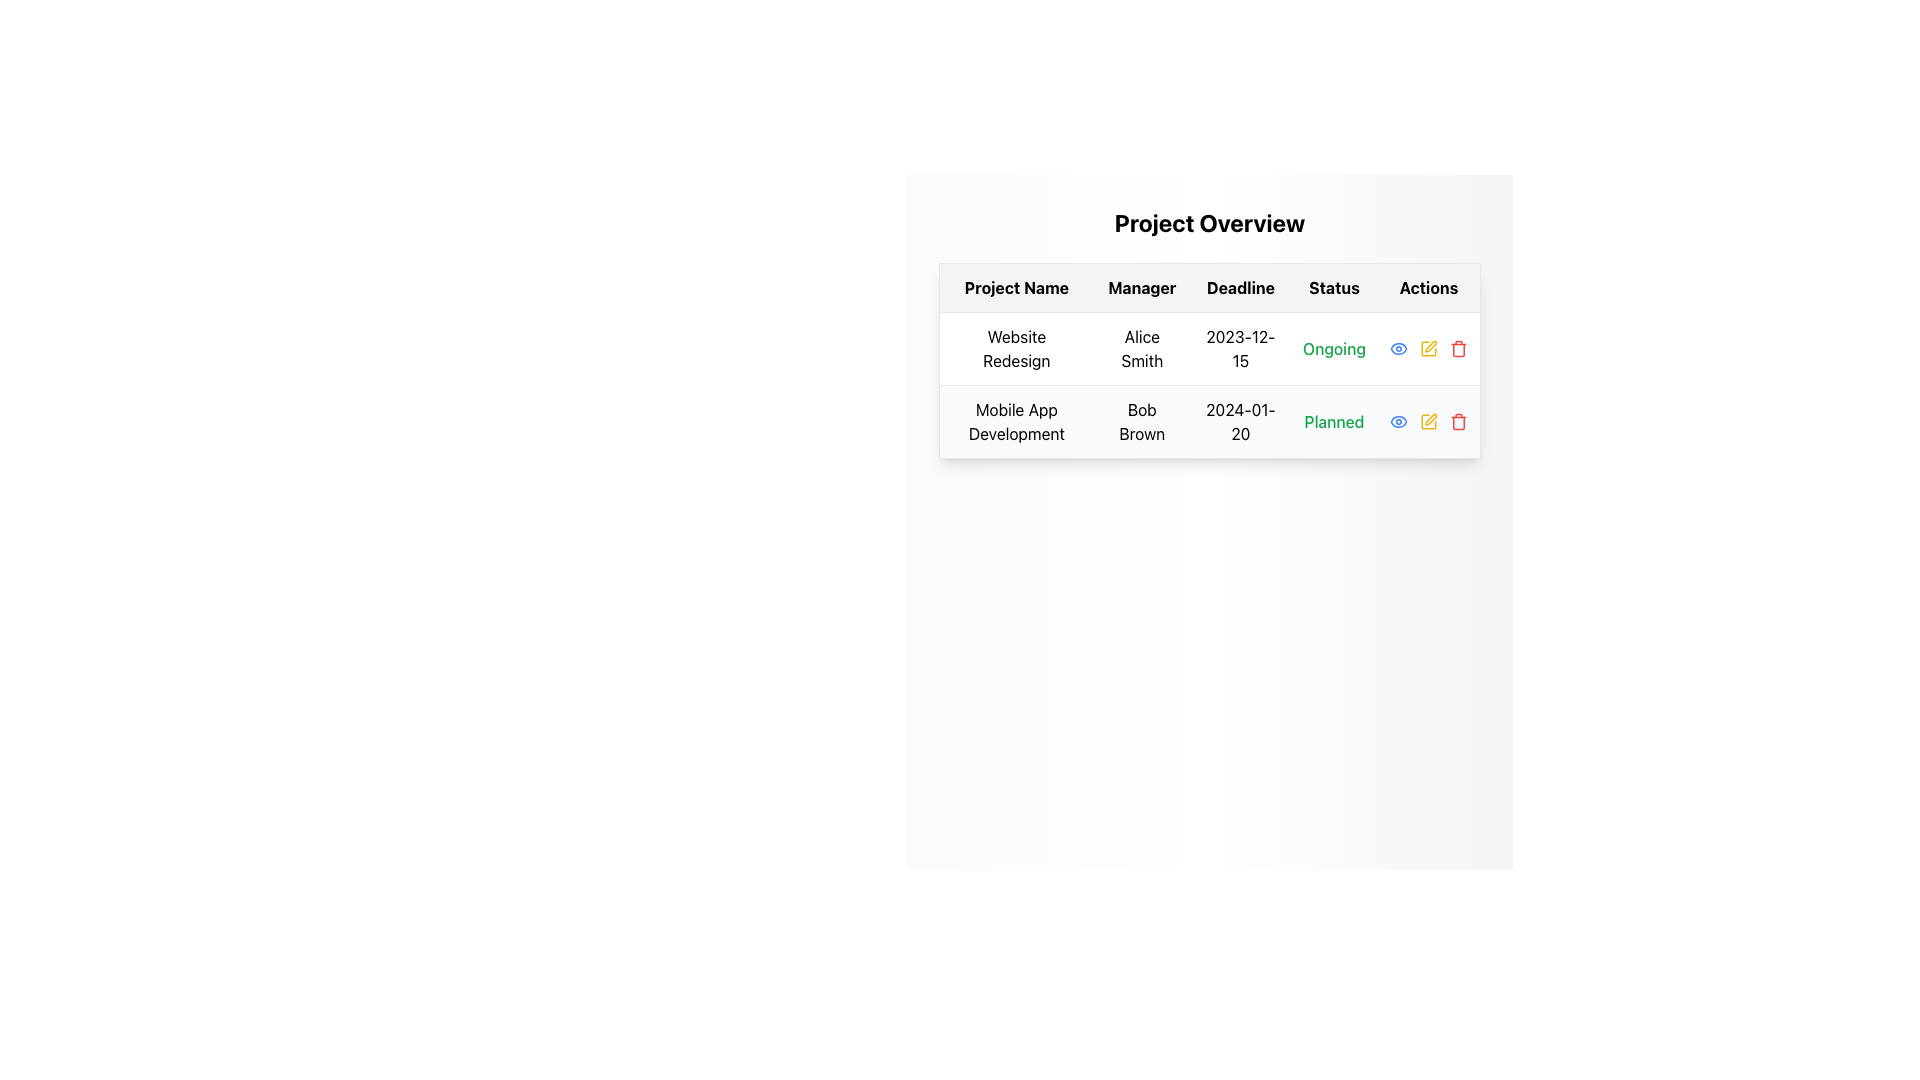 This screenshot has width=1920, height=1080. What do you see at coordinates (1334, 420) in the screenshot?
I see `the 'Planned' text label in the 'Status' column of the second row, which corresponds to the 'Mobile App Development' project` at bounding box center [1334, 420].